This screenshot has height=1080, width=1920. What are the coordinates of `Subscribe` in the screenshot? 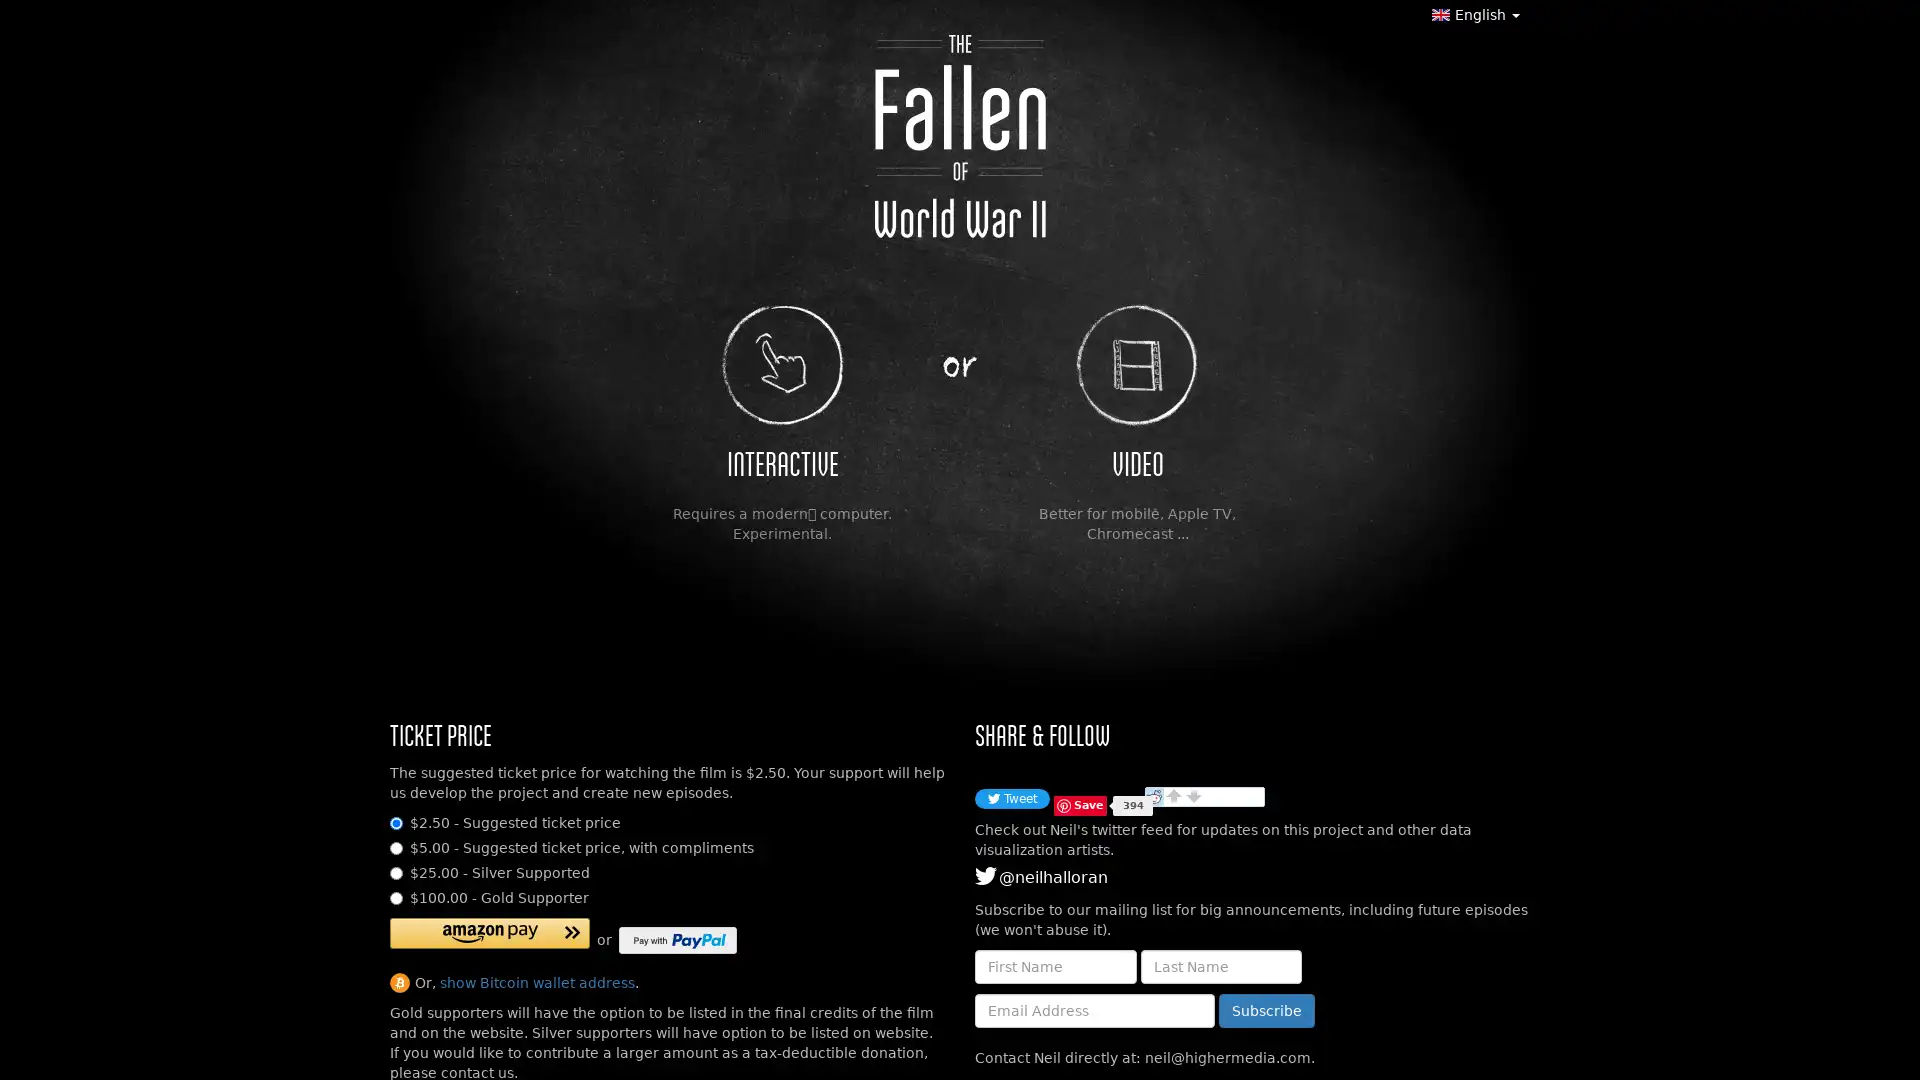 It's located at (1266, 1010).